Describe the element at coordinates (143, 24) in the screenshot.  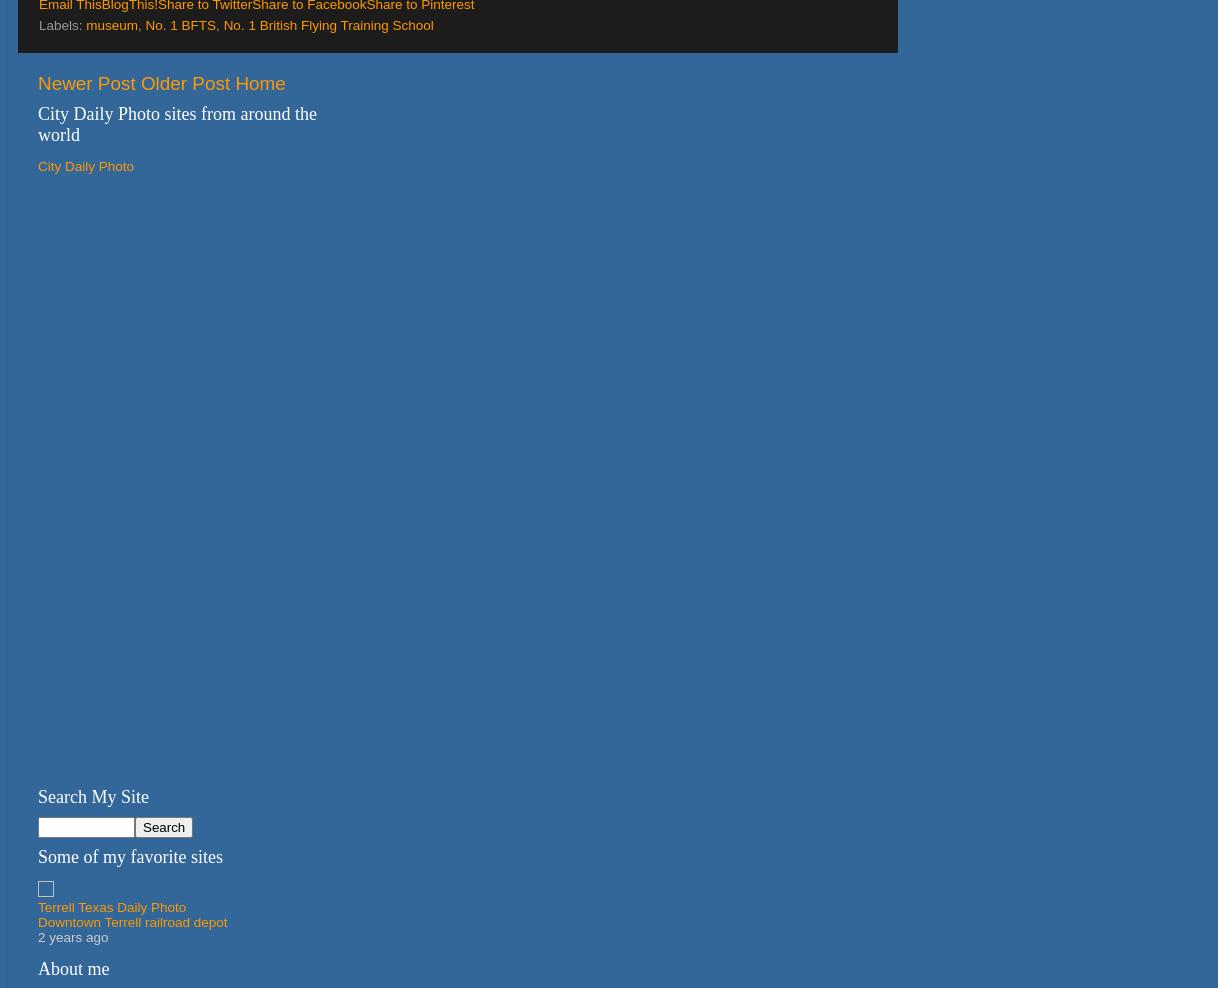
I see `'No. 1 BFTS'` at that location.